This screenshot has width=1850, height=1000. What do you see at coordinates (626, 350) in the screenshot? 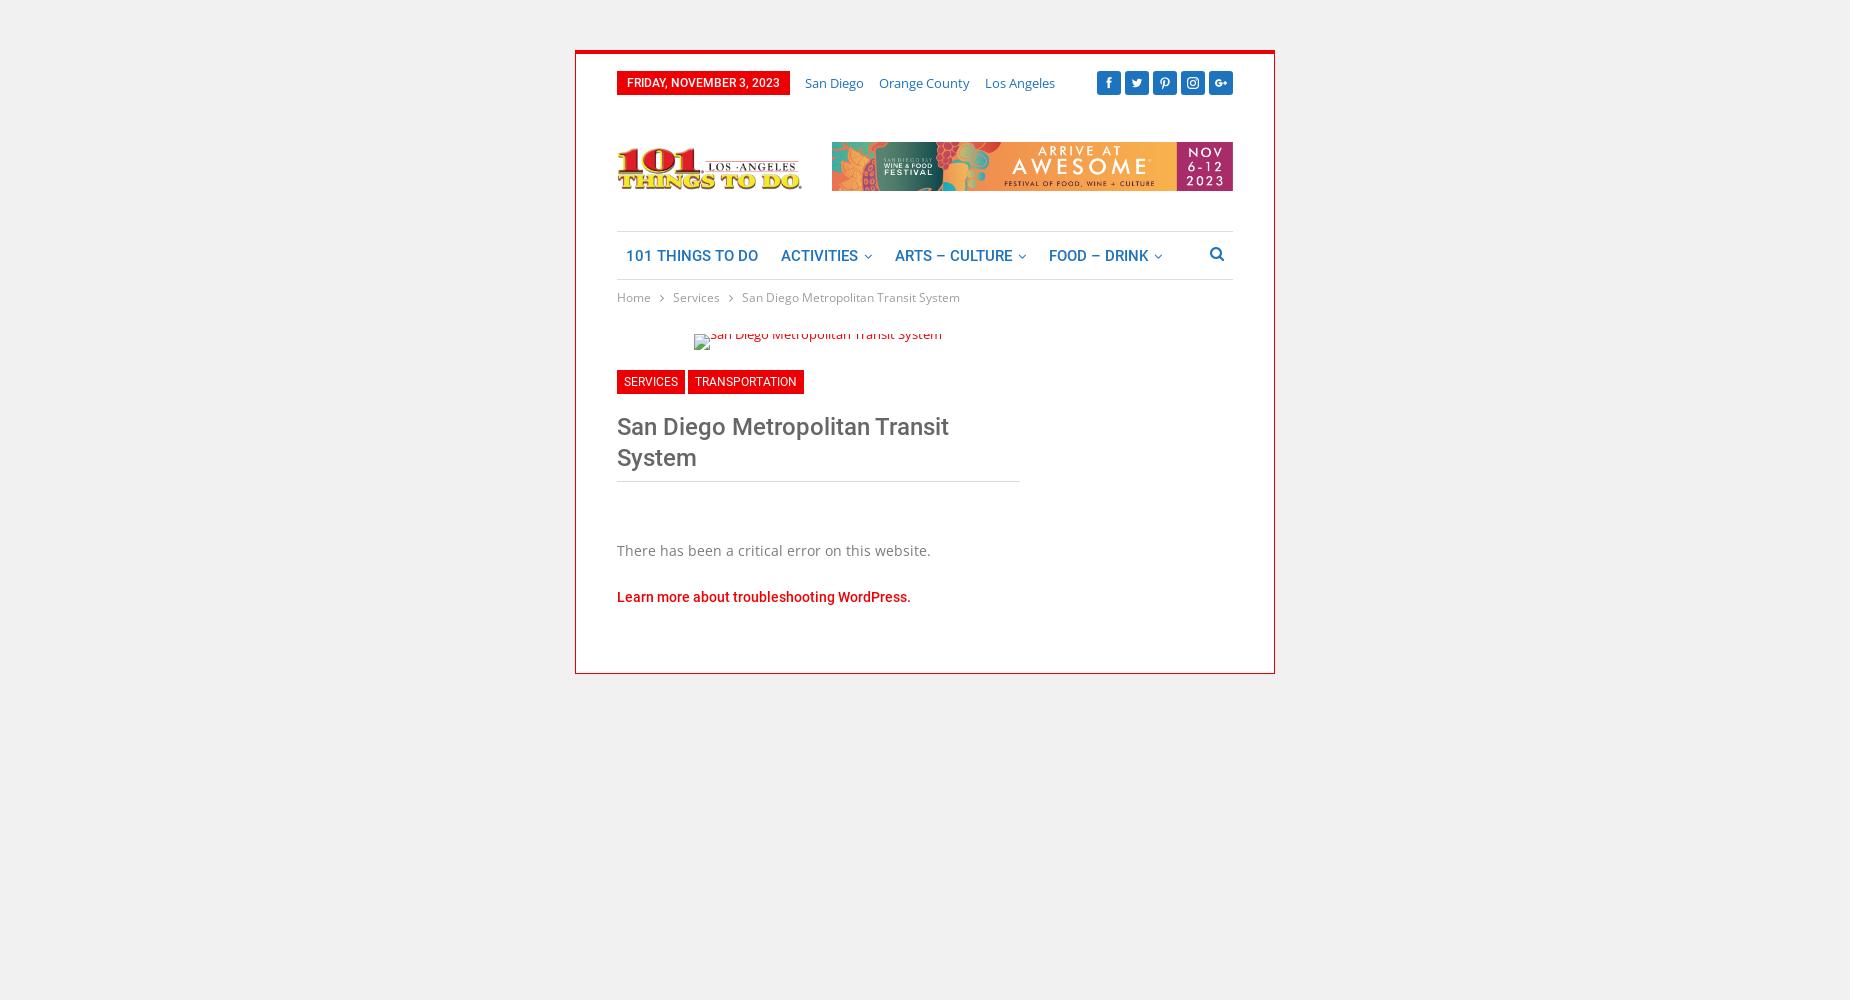
I see `'Advertise With Us'` at bounding box center [626, 350].